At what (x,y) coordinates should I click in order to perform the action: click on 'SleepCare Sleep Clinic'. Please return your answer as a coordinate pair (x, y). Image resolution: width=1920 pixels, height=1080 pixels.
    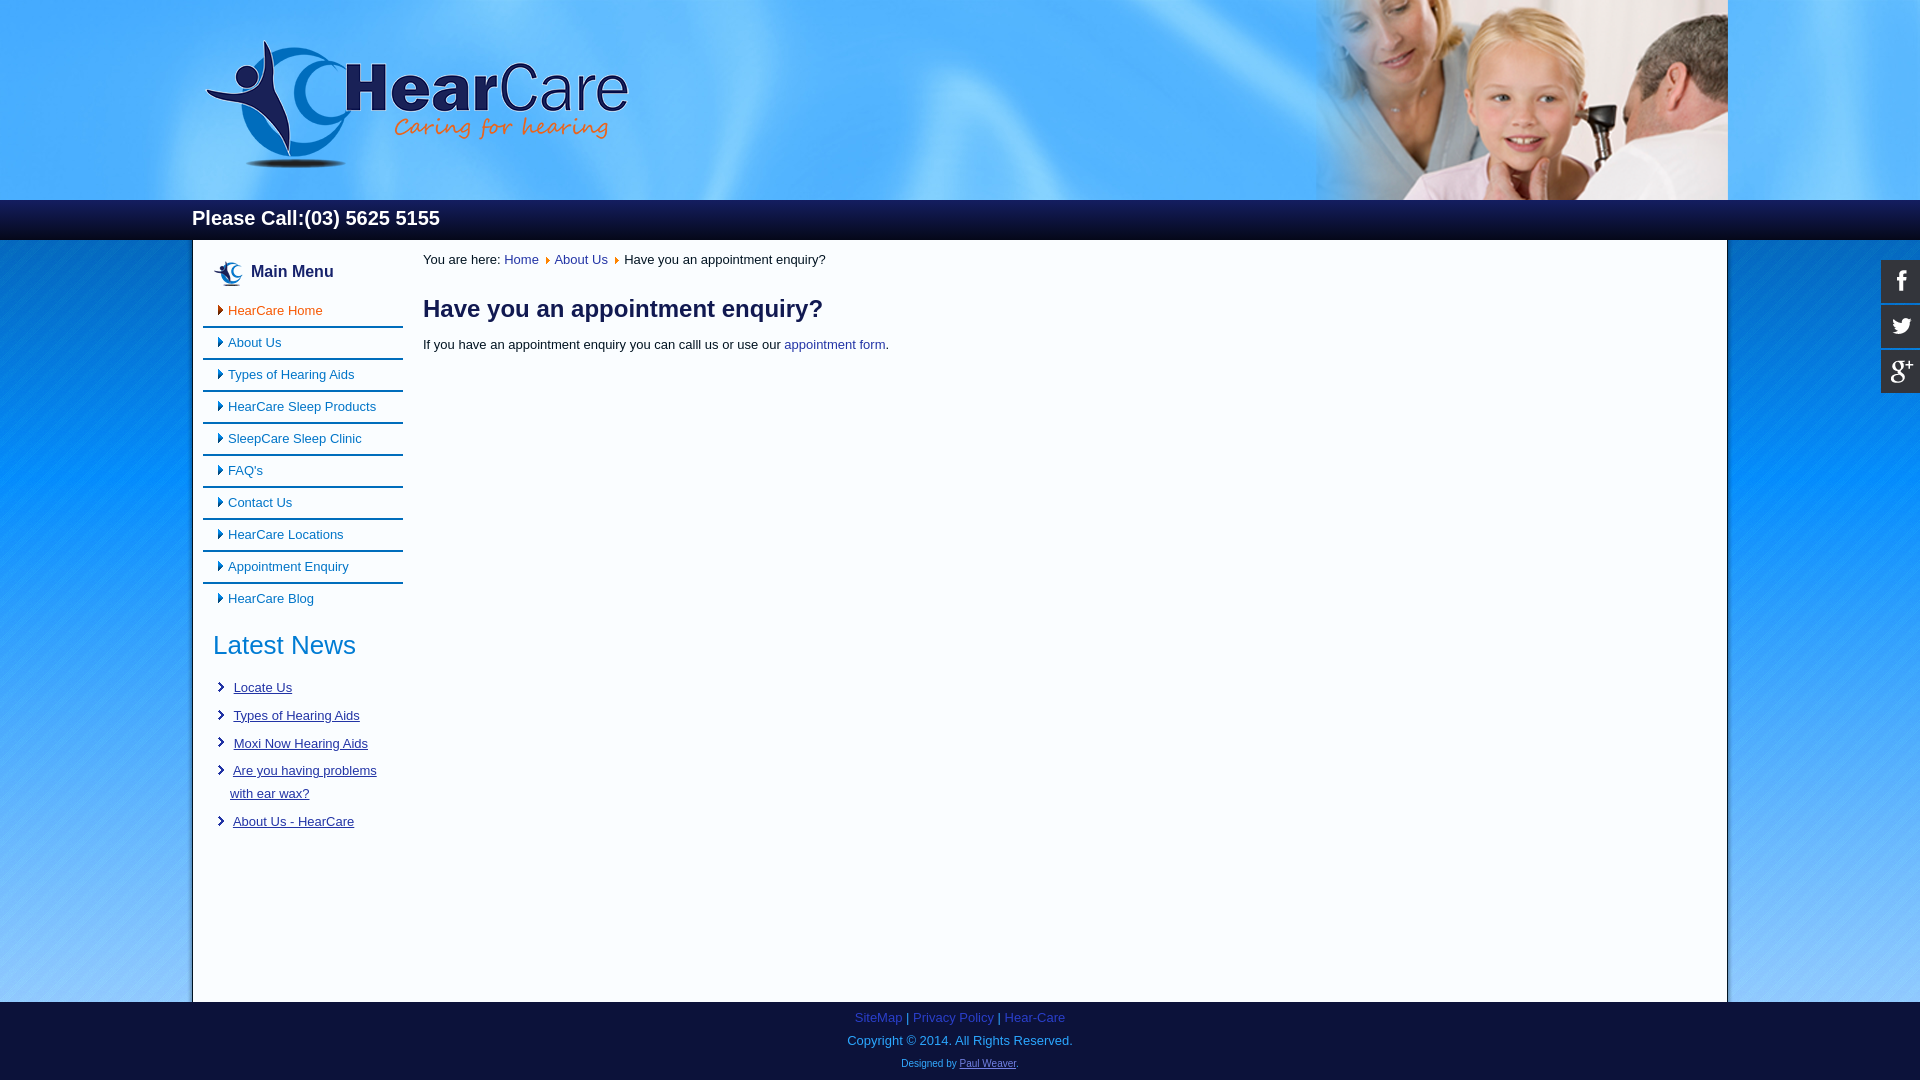
    Looking at the image, I should click on (202, 438).